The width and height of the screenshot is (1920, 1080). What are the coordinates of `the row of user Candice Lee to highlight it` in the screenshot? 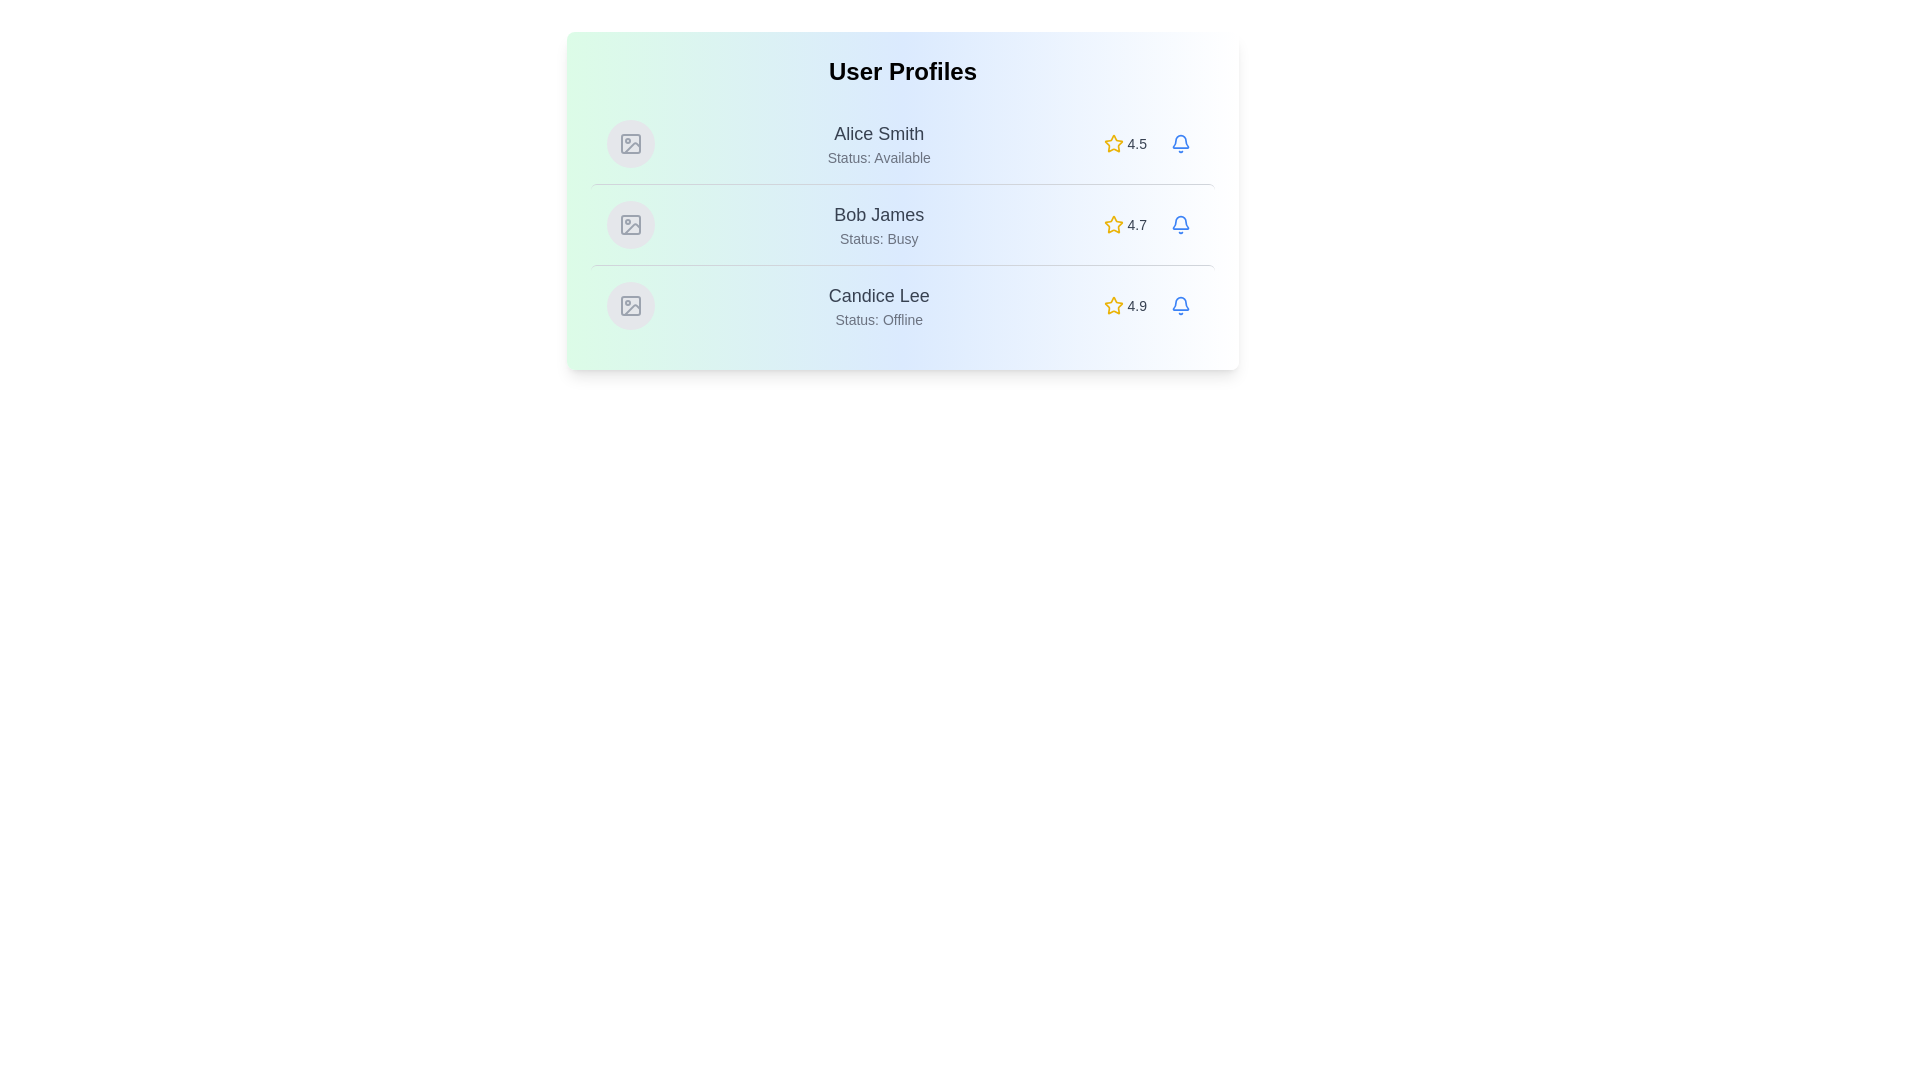 It's located at (901, 305).